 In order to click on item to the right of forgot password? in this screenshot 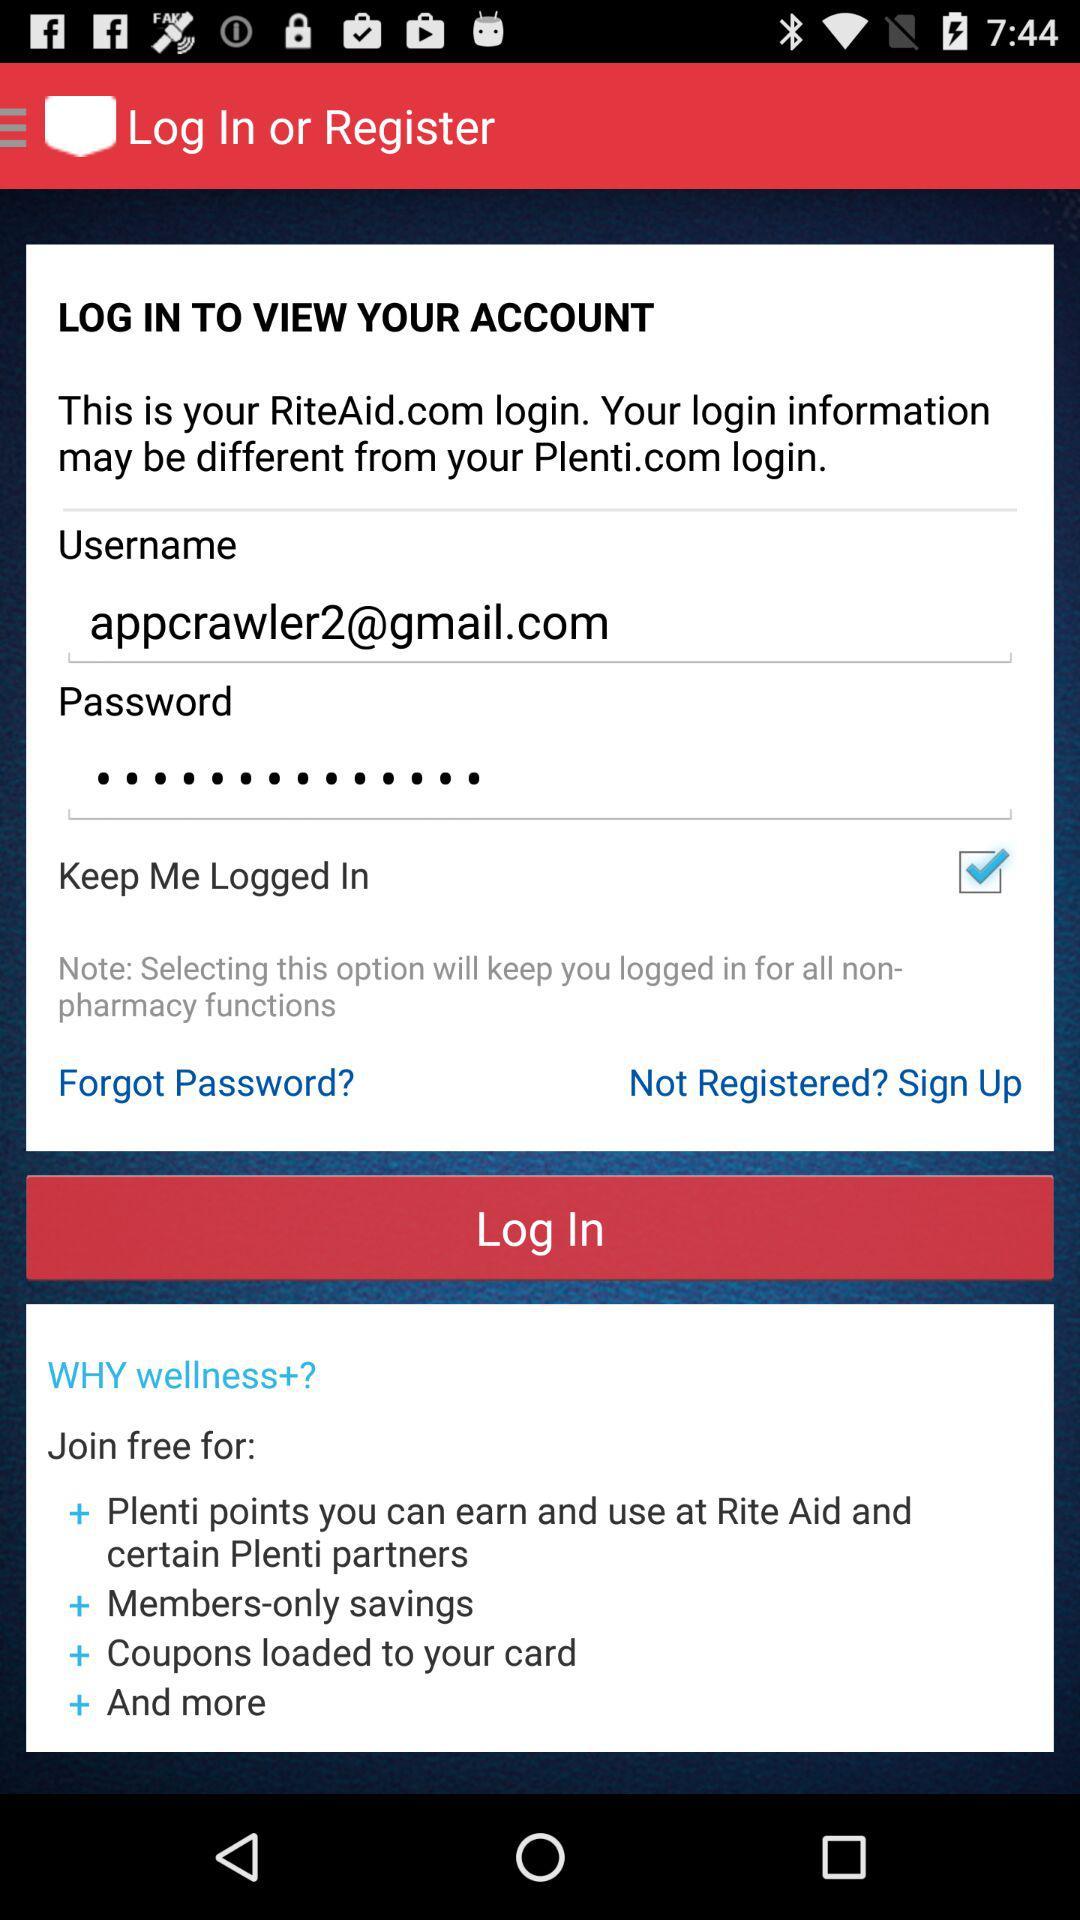, I will do `click(825, 1080)`.